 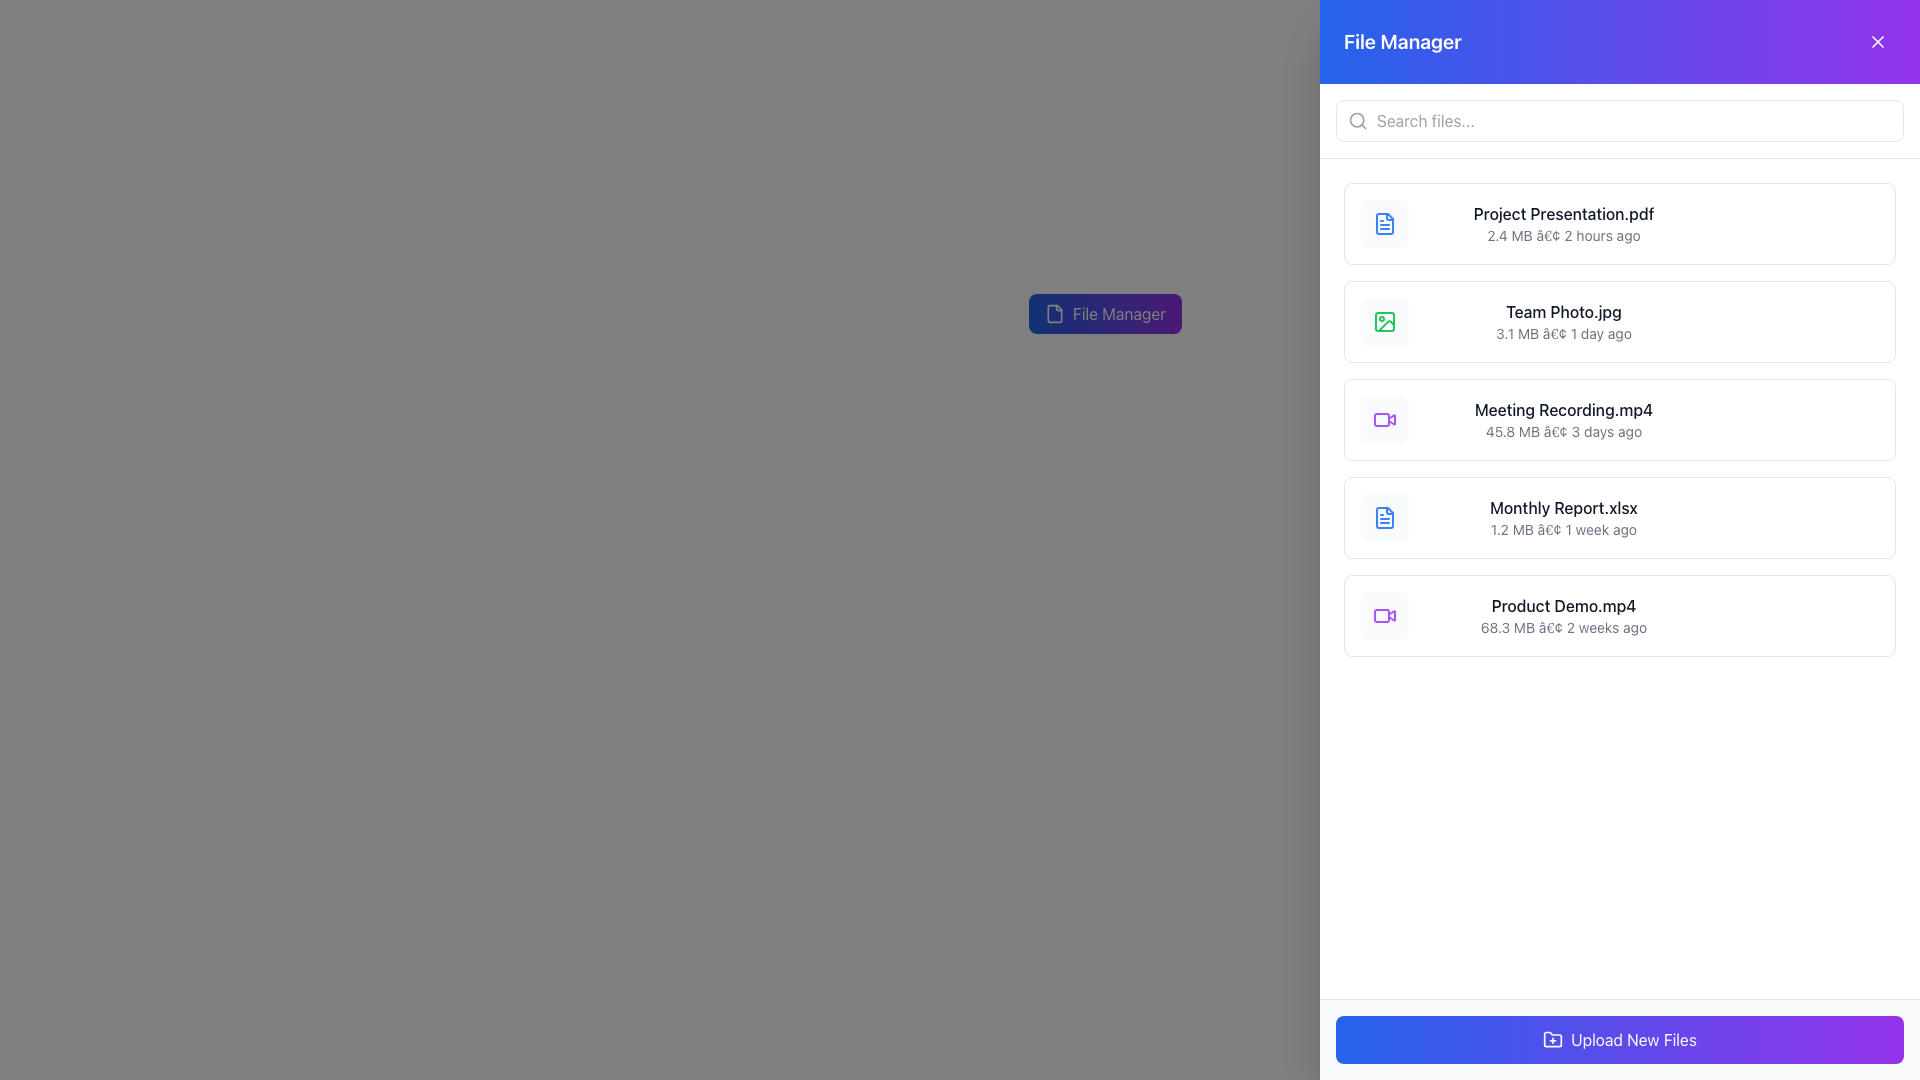 What do you see at coordinates (1358, 120) in the screenshot?
I see `the search icon located on the left side of the search input field` at bounding box center [1358, 120].